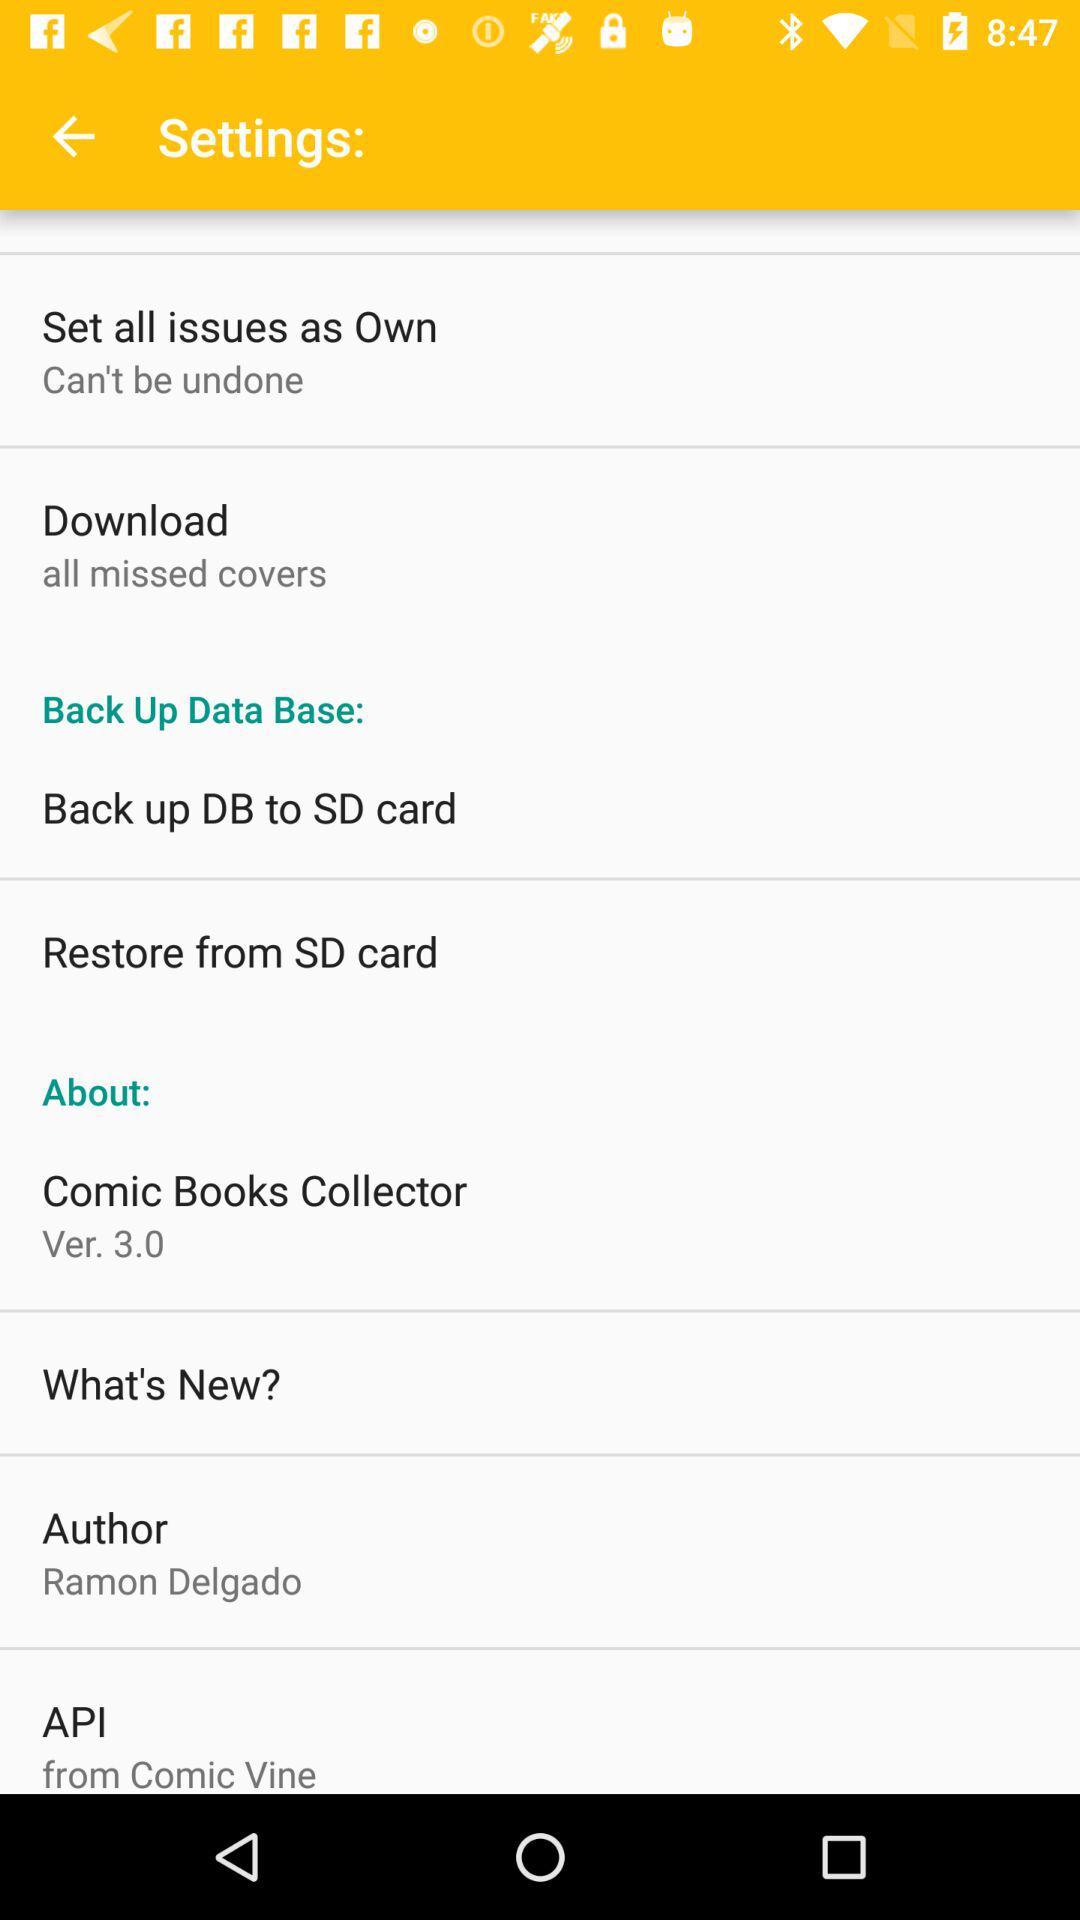 Image resolution: width=1080 pixels, height=1920 pixels. I want to click on item below the restore from sd icon, so click(540, 1069).